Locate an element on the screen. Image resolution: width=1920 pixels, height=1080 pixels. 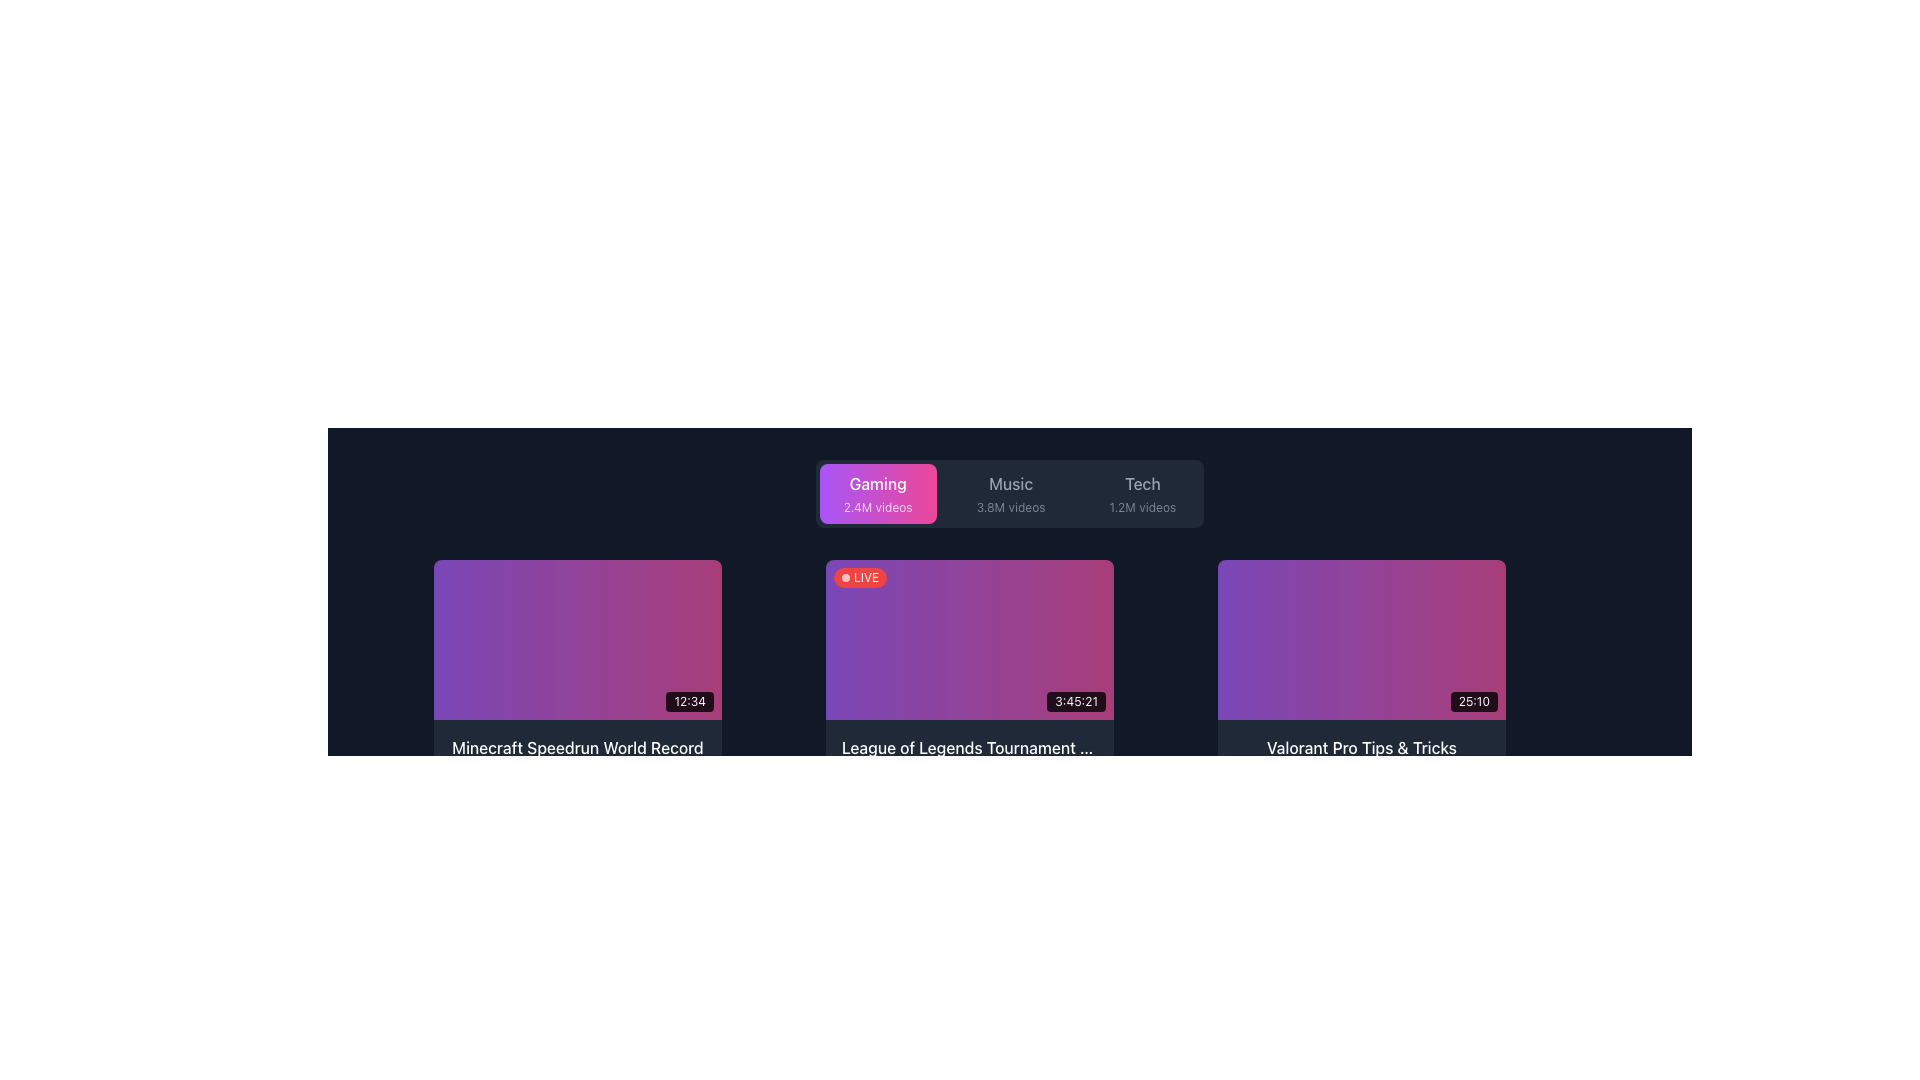
the title text element located in the bottom section of the video item card, positioned below the video thumbnail is located at coordinates (1361, 762).